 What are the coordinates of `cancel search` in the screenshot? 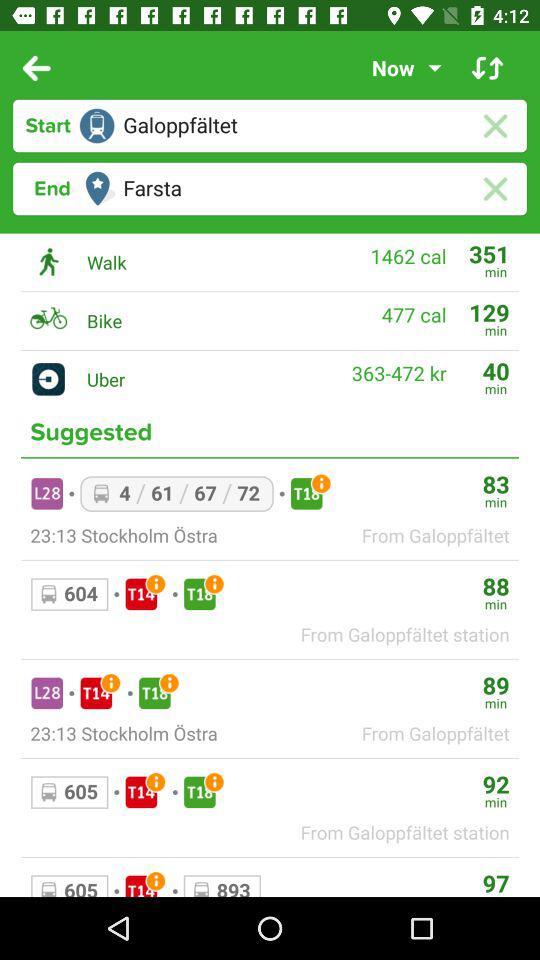 It's located at (494, 125).